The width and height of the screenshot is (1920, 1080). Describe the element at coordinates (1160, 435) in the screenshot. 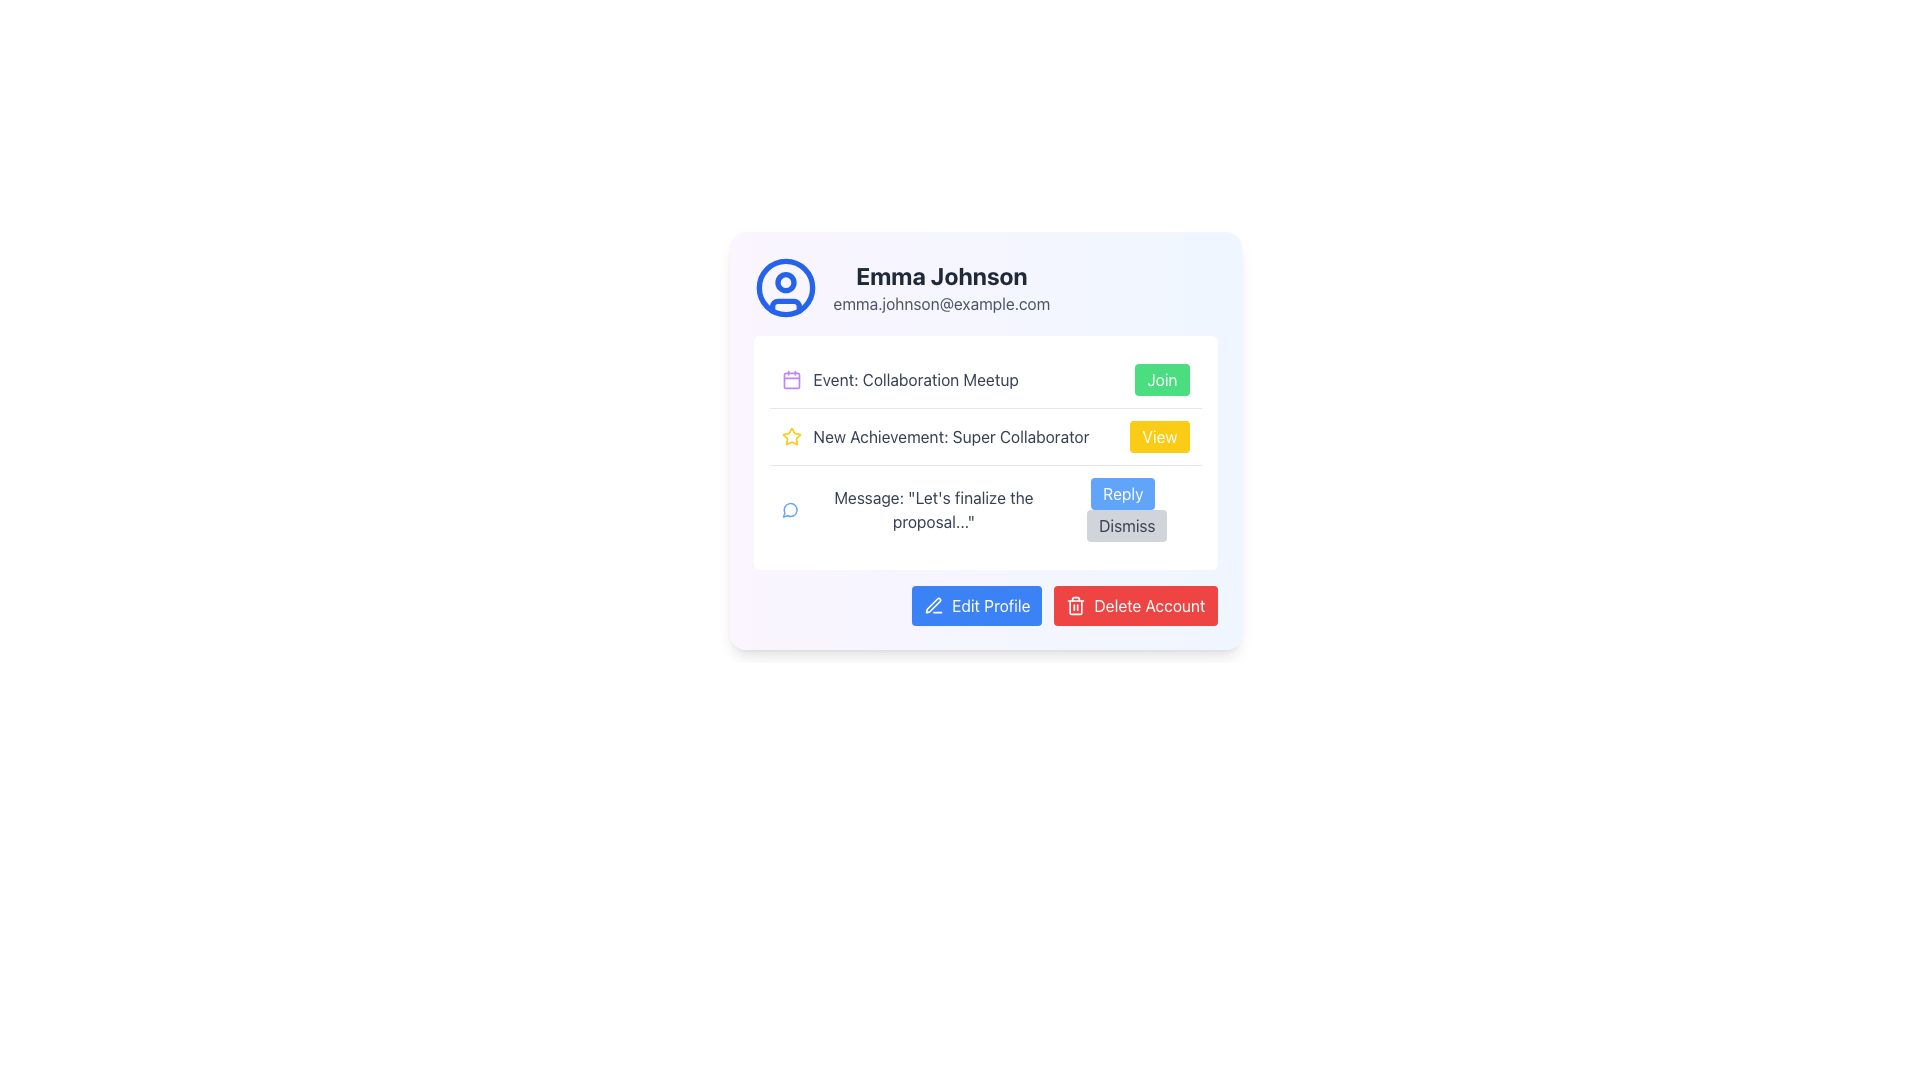

I see `the 'View' button, which has a yellow background and white text, located to the far right of the list item displaying 'New Achievement: Super Collaborator'` at that location.